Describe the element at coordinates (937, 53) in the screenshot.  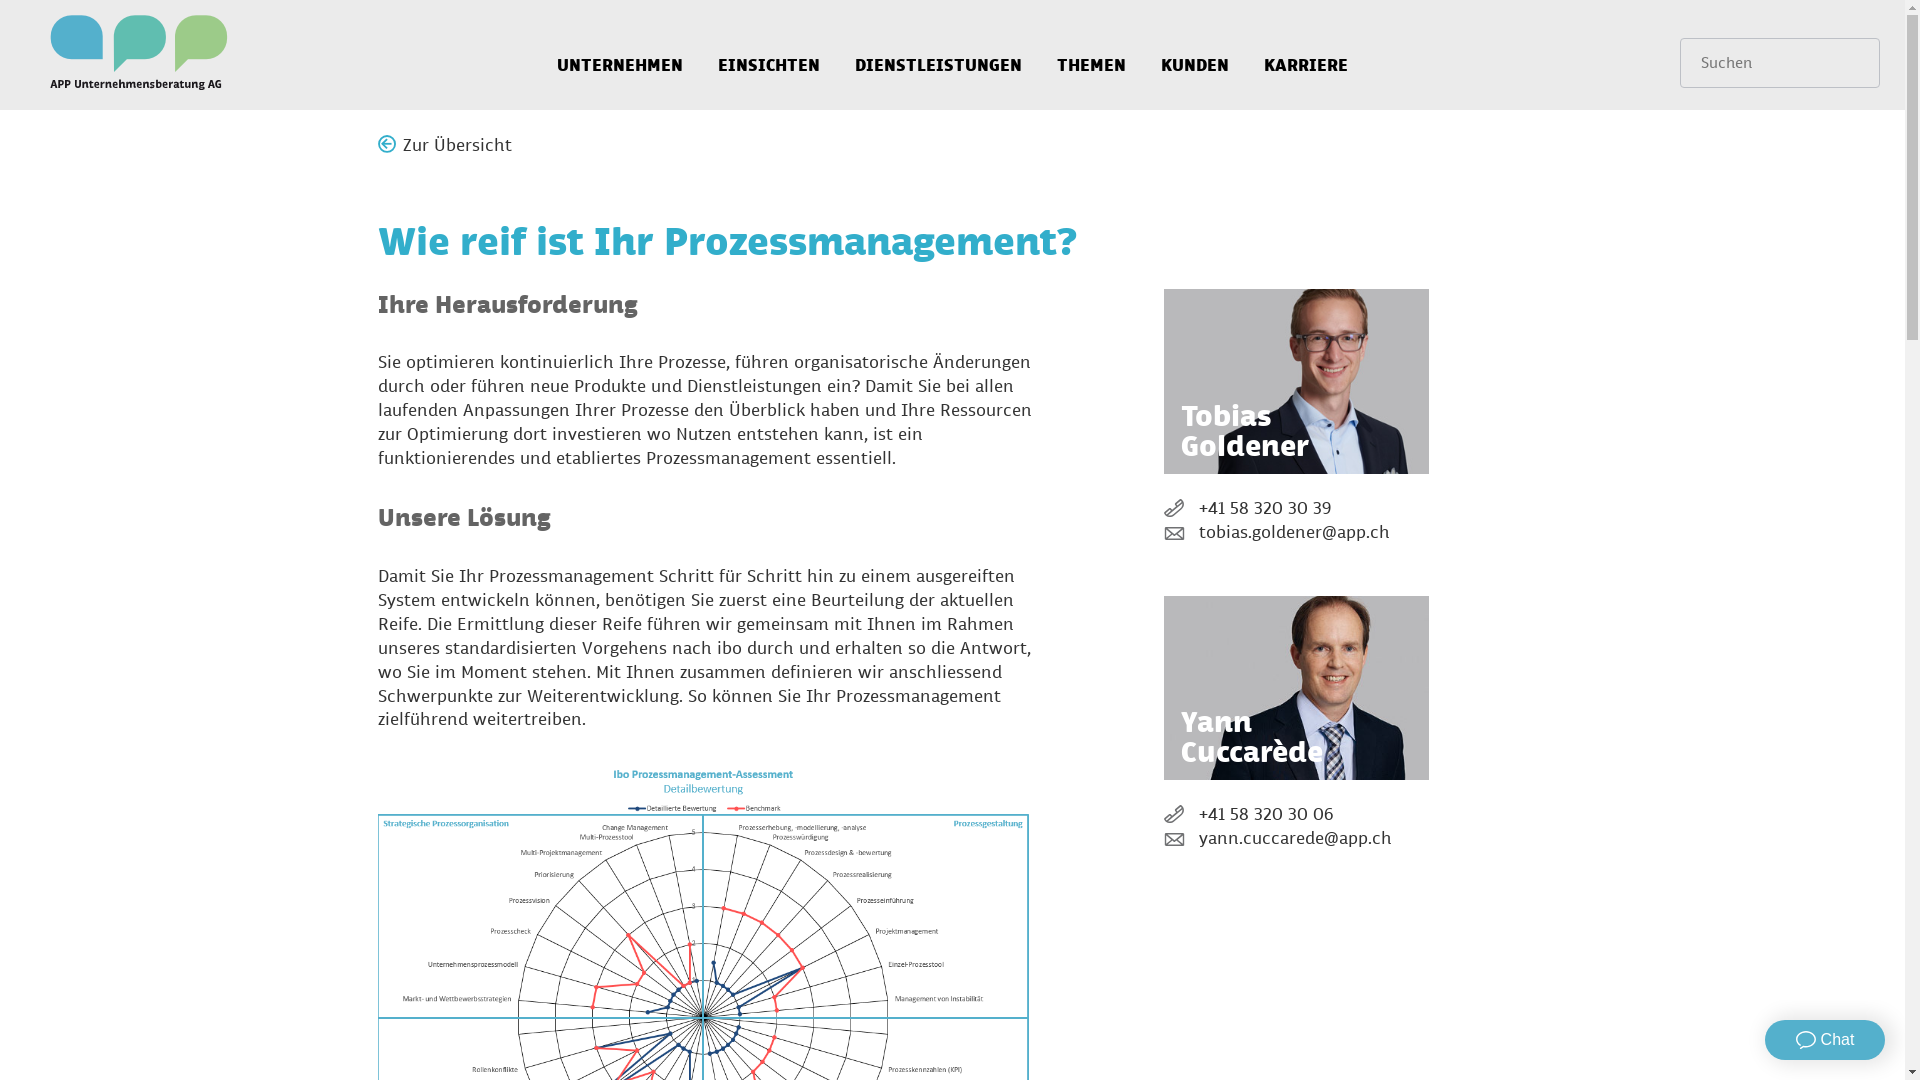
I see `'DIENSTLEISTUNGEN'` at that location.